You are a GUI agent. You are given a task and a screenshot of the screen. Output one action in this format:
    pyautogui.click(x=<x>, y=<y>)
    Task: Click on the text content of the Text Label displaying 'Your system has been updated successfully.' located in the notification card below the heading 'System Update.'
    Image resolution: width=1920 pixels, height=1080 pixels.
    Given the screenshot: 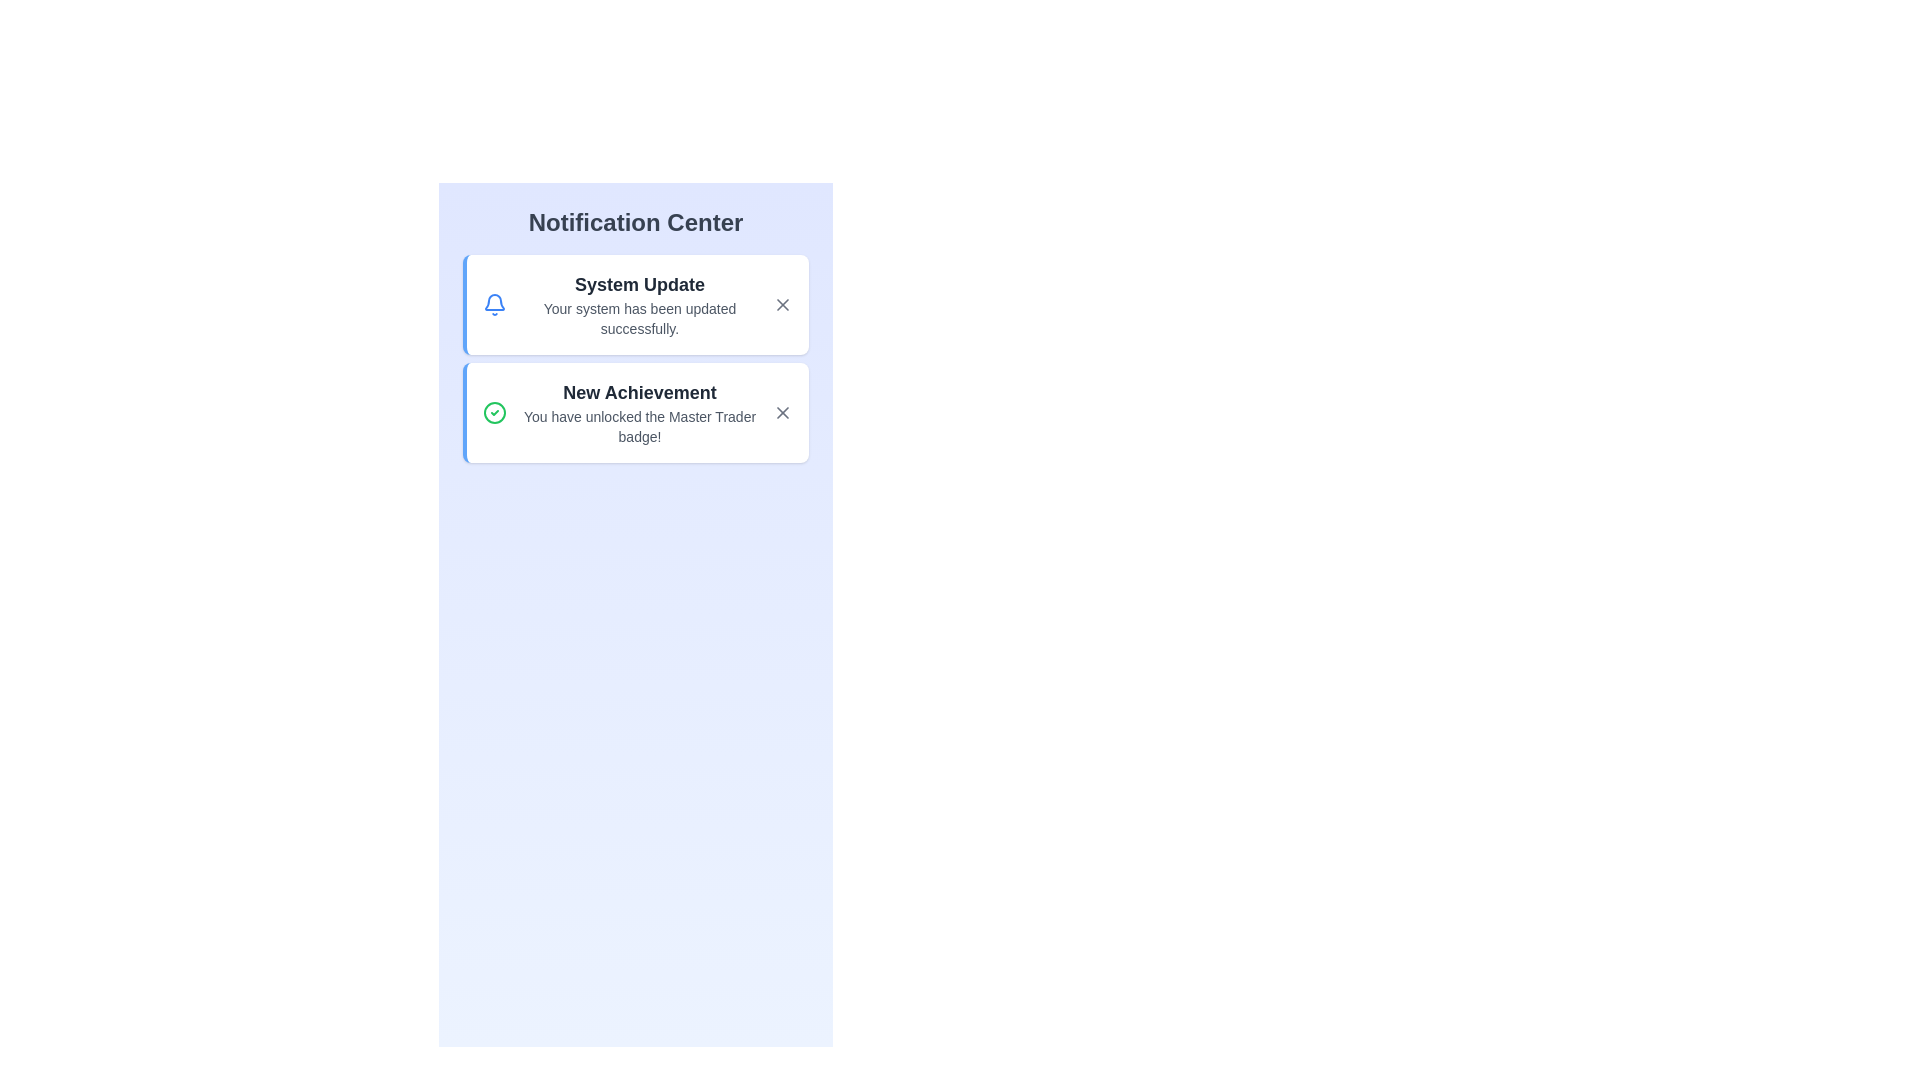 What is the action you would take?
    pyautogui.click(x=638, y=318)
    